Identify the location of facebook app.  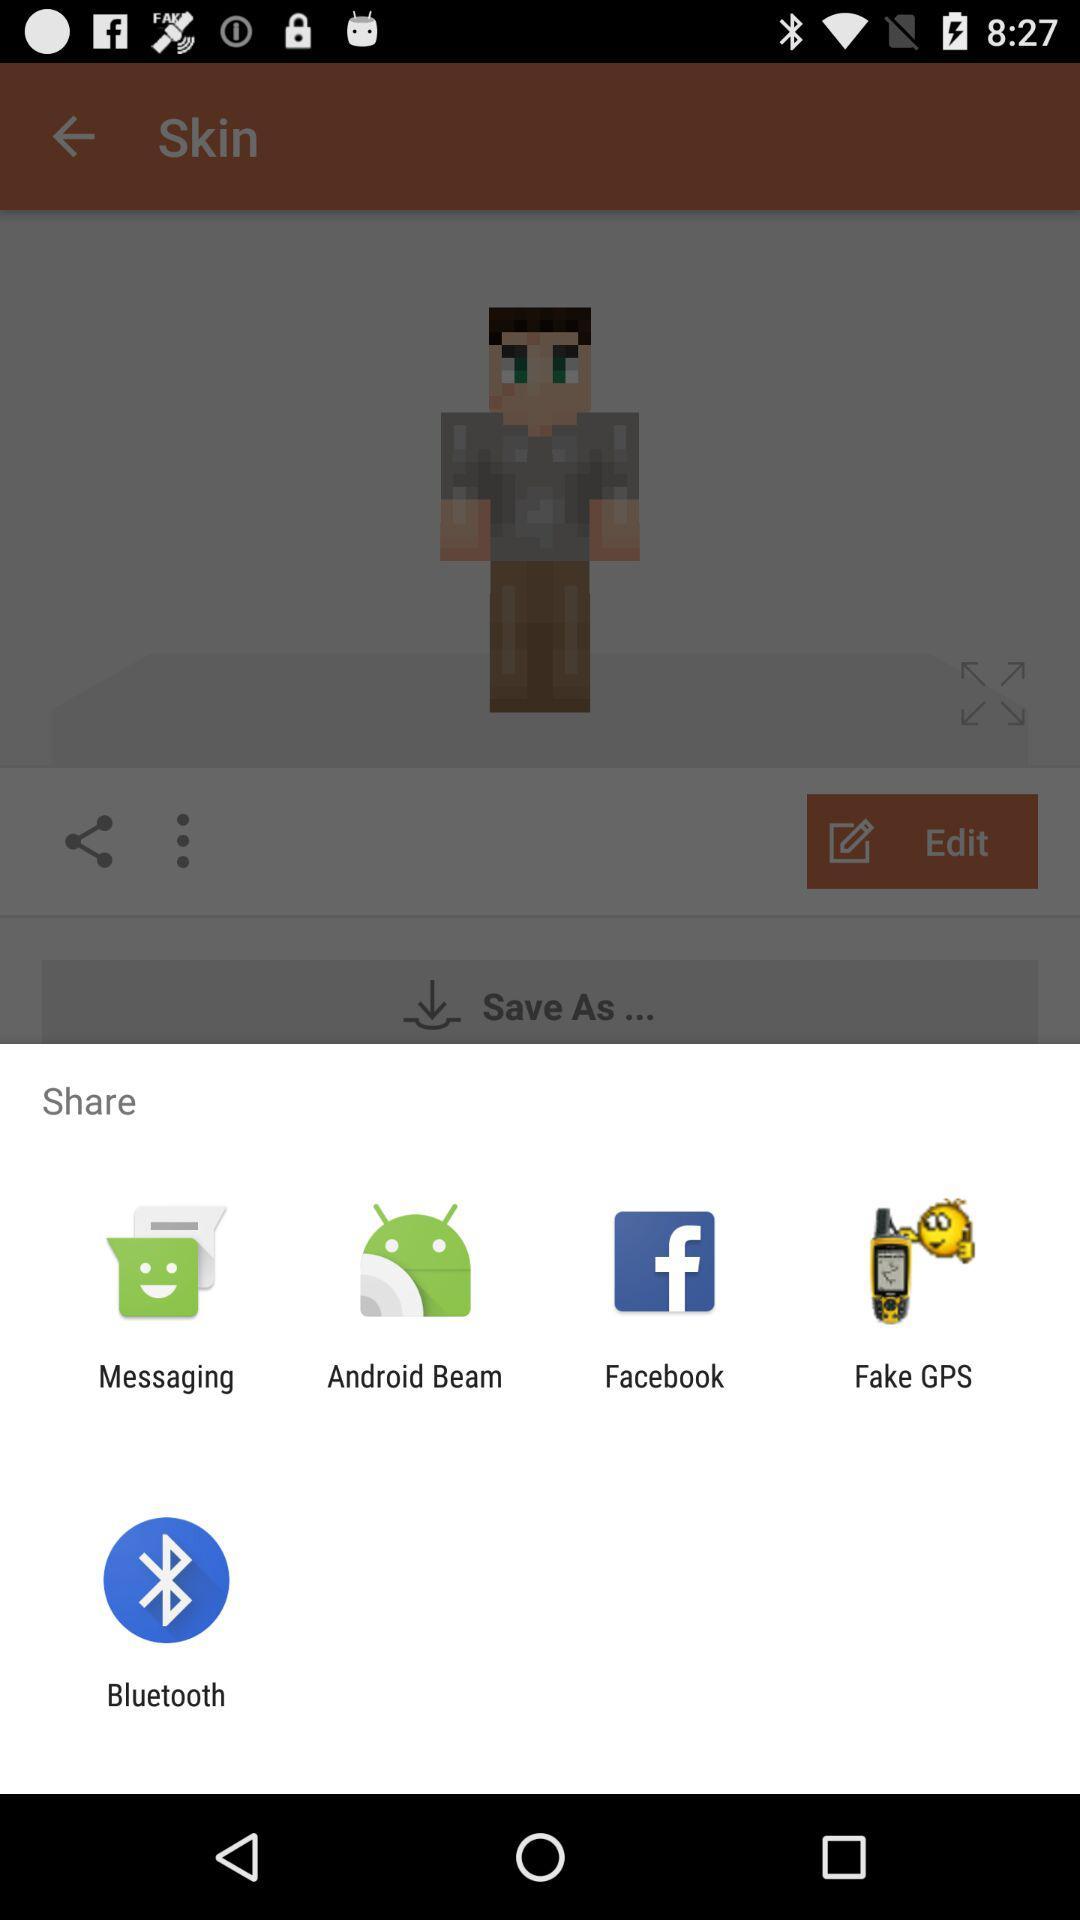
(664, 1392).